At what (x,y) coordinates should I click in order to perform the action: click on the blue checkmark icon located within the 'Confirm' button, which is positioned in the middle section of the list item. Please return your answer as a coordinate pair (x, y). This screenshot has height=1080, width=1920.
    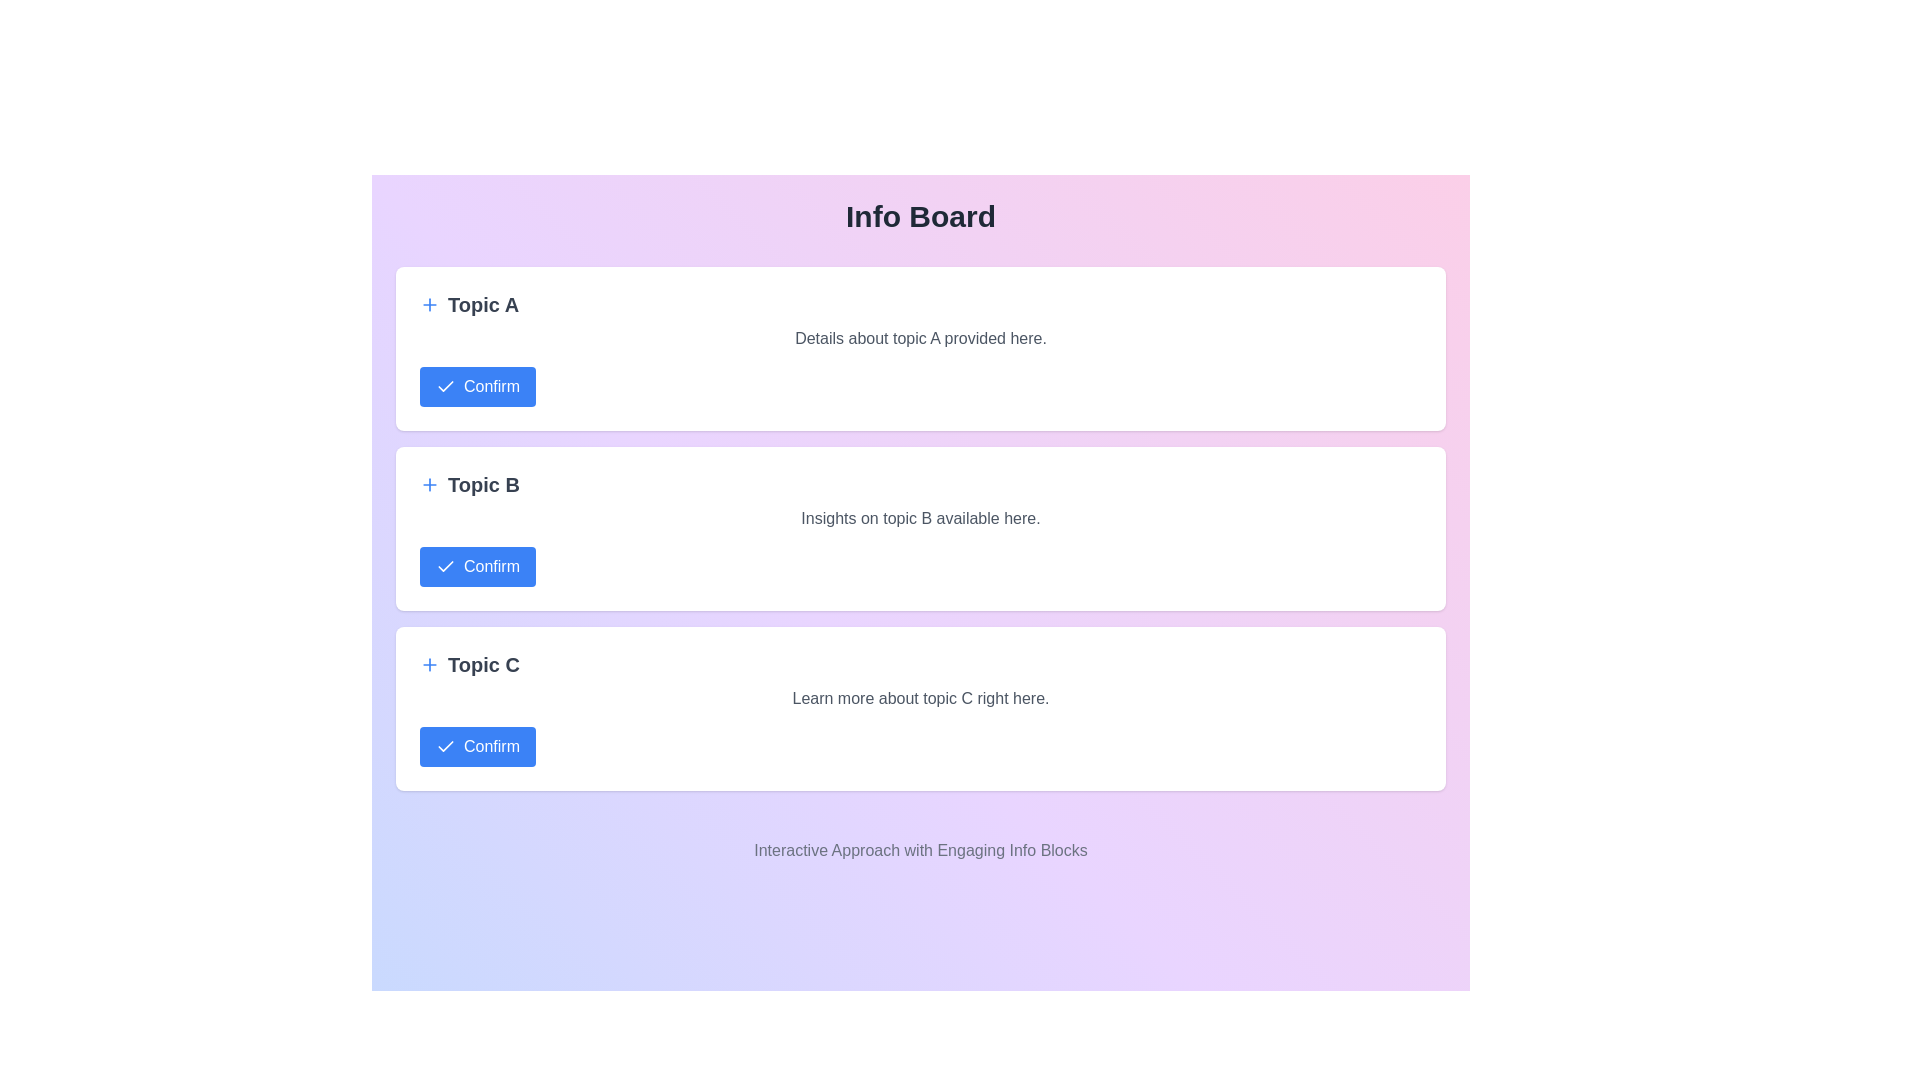
    Looking at the image, I should click on (445, 386).